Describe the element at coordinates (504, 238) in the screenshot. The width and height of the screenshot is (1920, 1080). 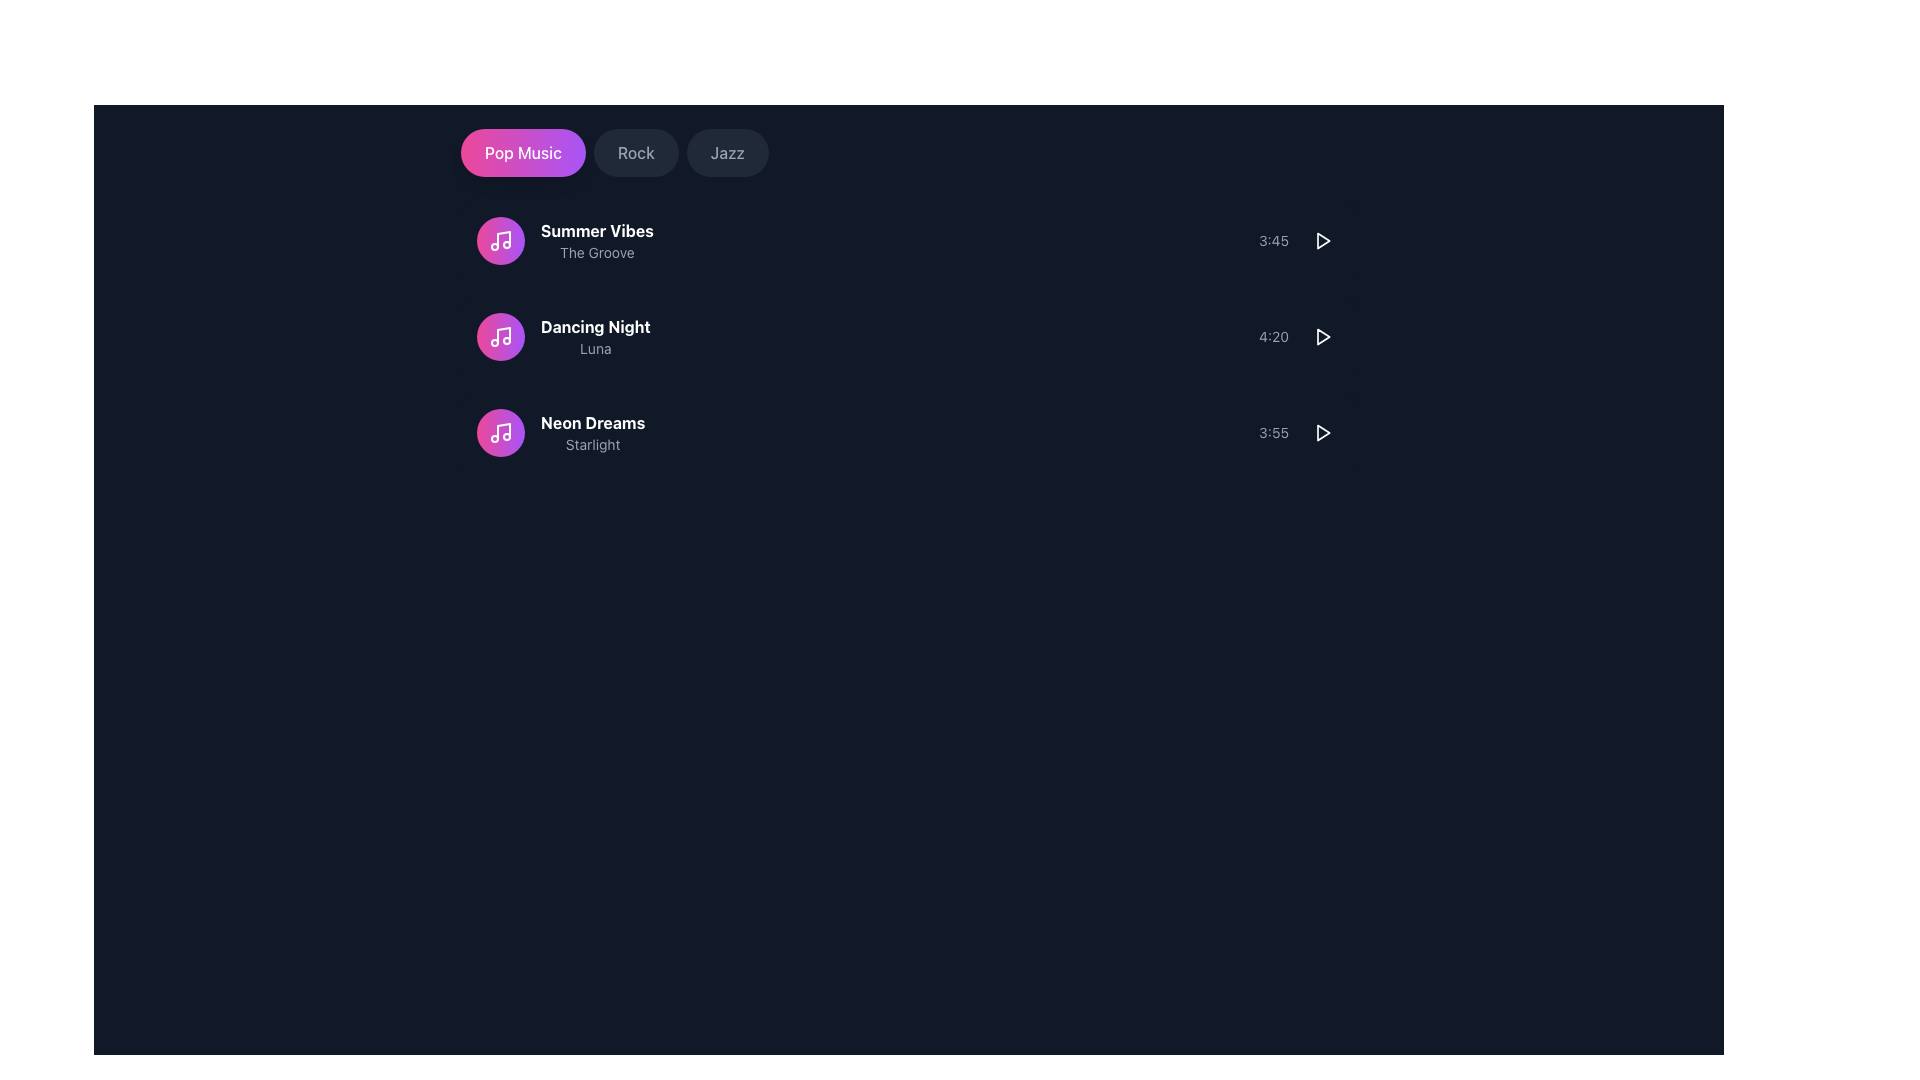
I see `the SVG graphical segment depicting a musical component within the first circular pink icon for the track 'Summer Vibes' for visual feedback` at that location.